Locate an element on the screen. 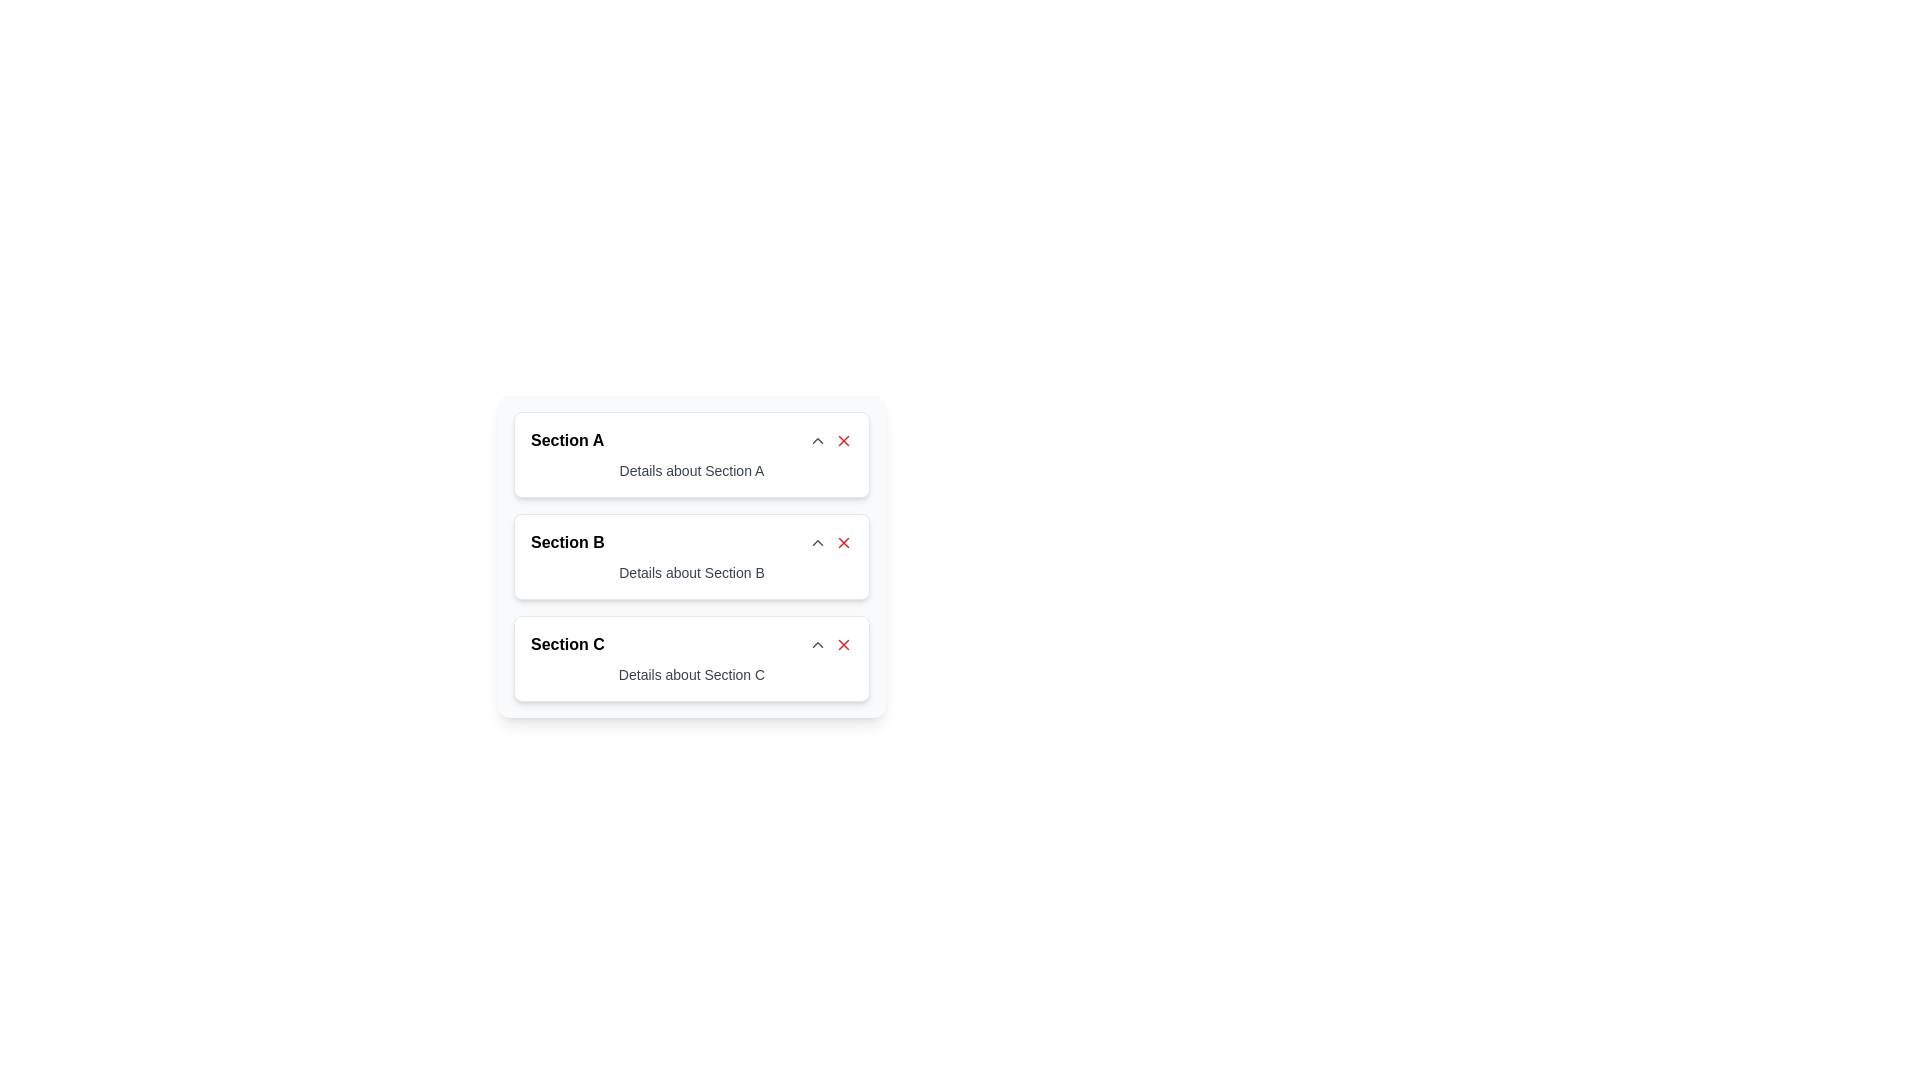  the red 'X' close button located in the top-right corner of 'Section B' is located at coordinates (844, 543).